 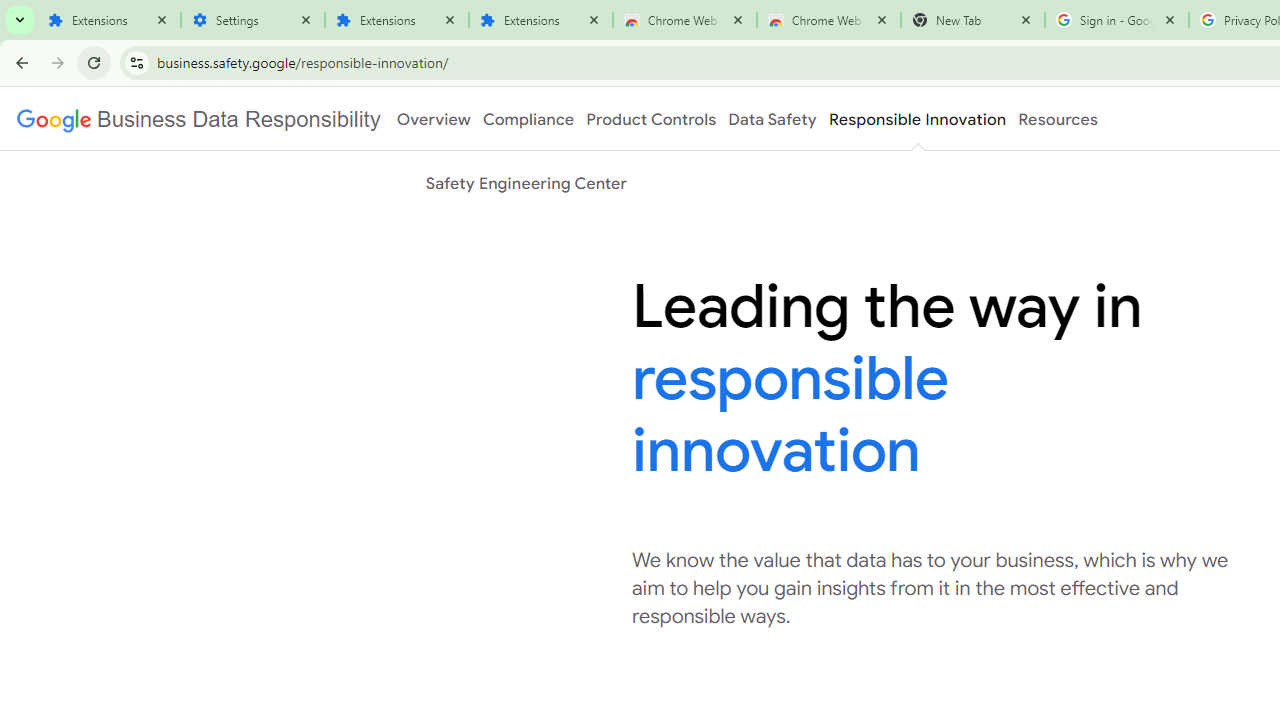 I want to click on 'Close', so click(x=1169, y=19).